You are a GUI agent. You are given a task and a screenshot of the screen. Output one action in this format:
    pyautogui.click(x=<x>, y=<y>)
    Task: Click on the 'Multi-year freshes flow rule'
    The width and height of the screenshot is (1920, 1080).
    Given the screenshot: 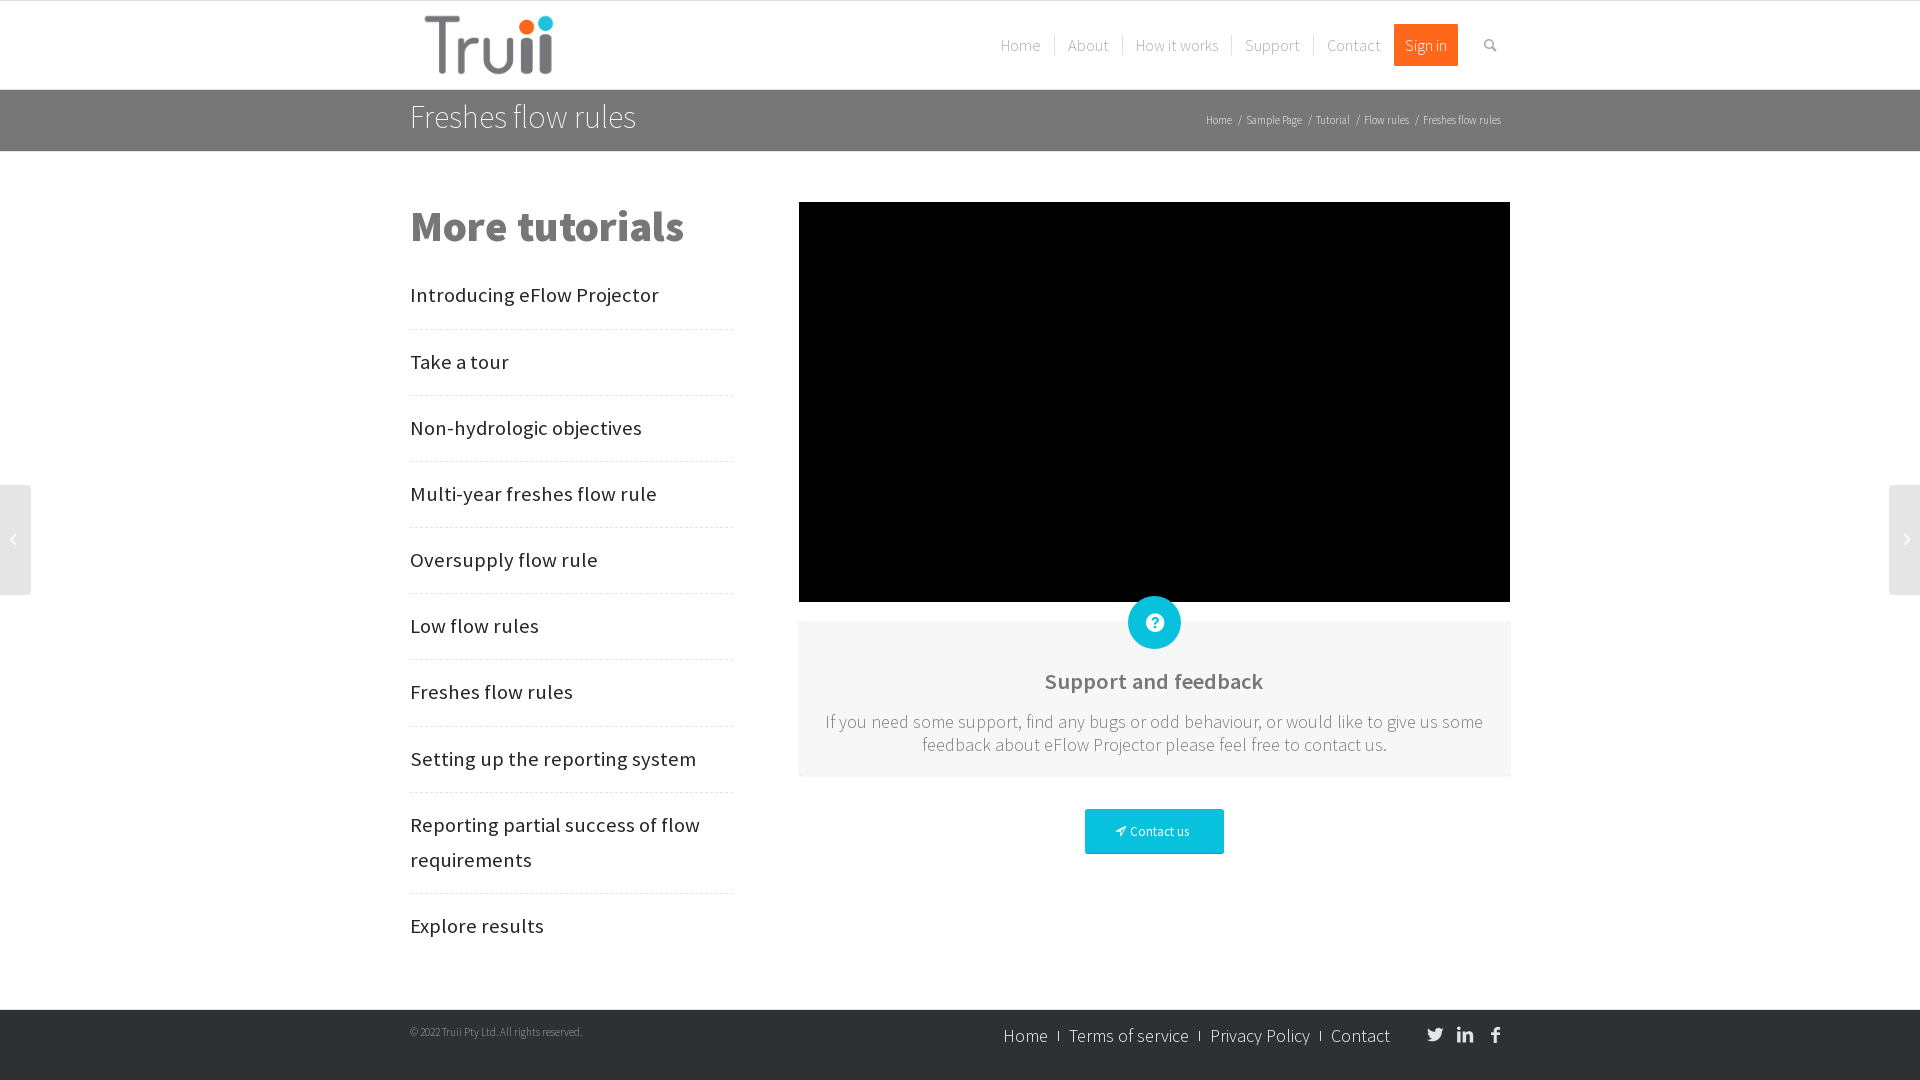 What is the action you would take?
    pyautogui.click(x=533, y=493)
    